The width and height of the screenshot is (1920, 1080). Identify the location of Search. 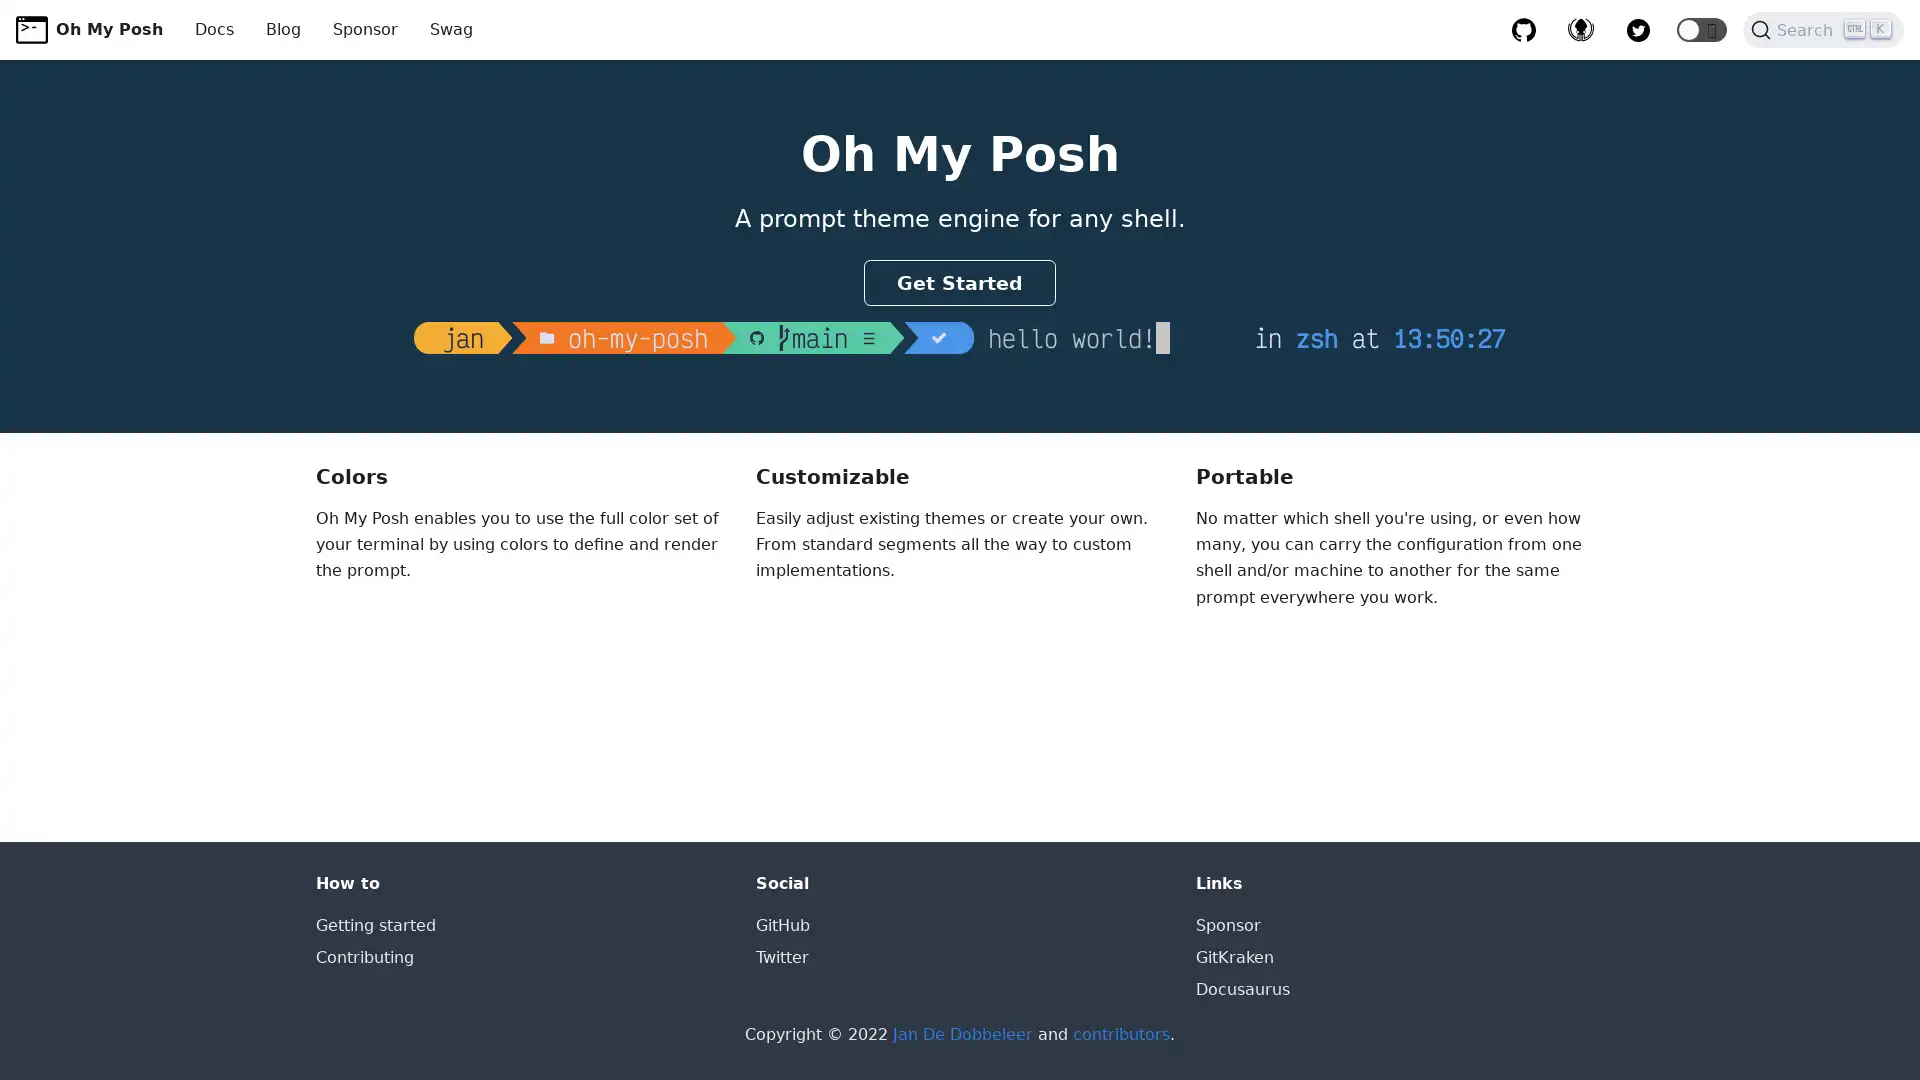
(1823, 30).